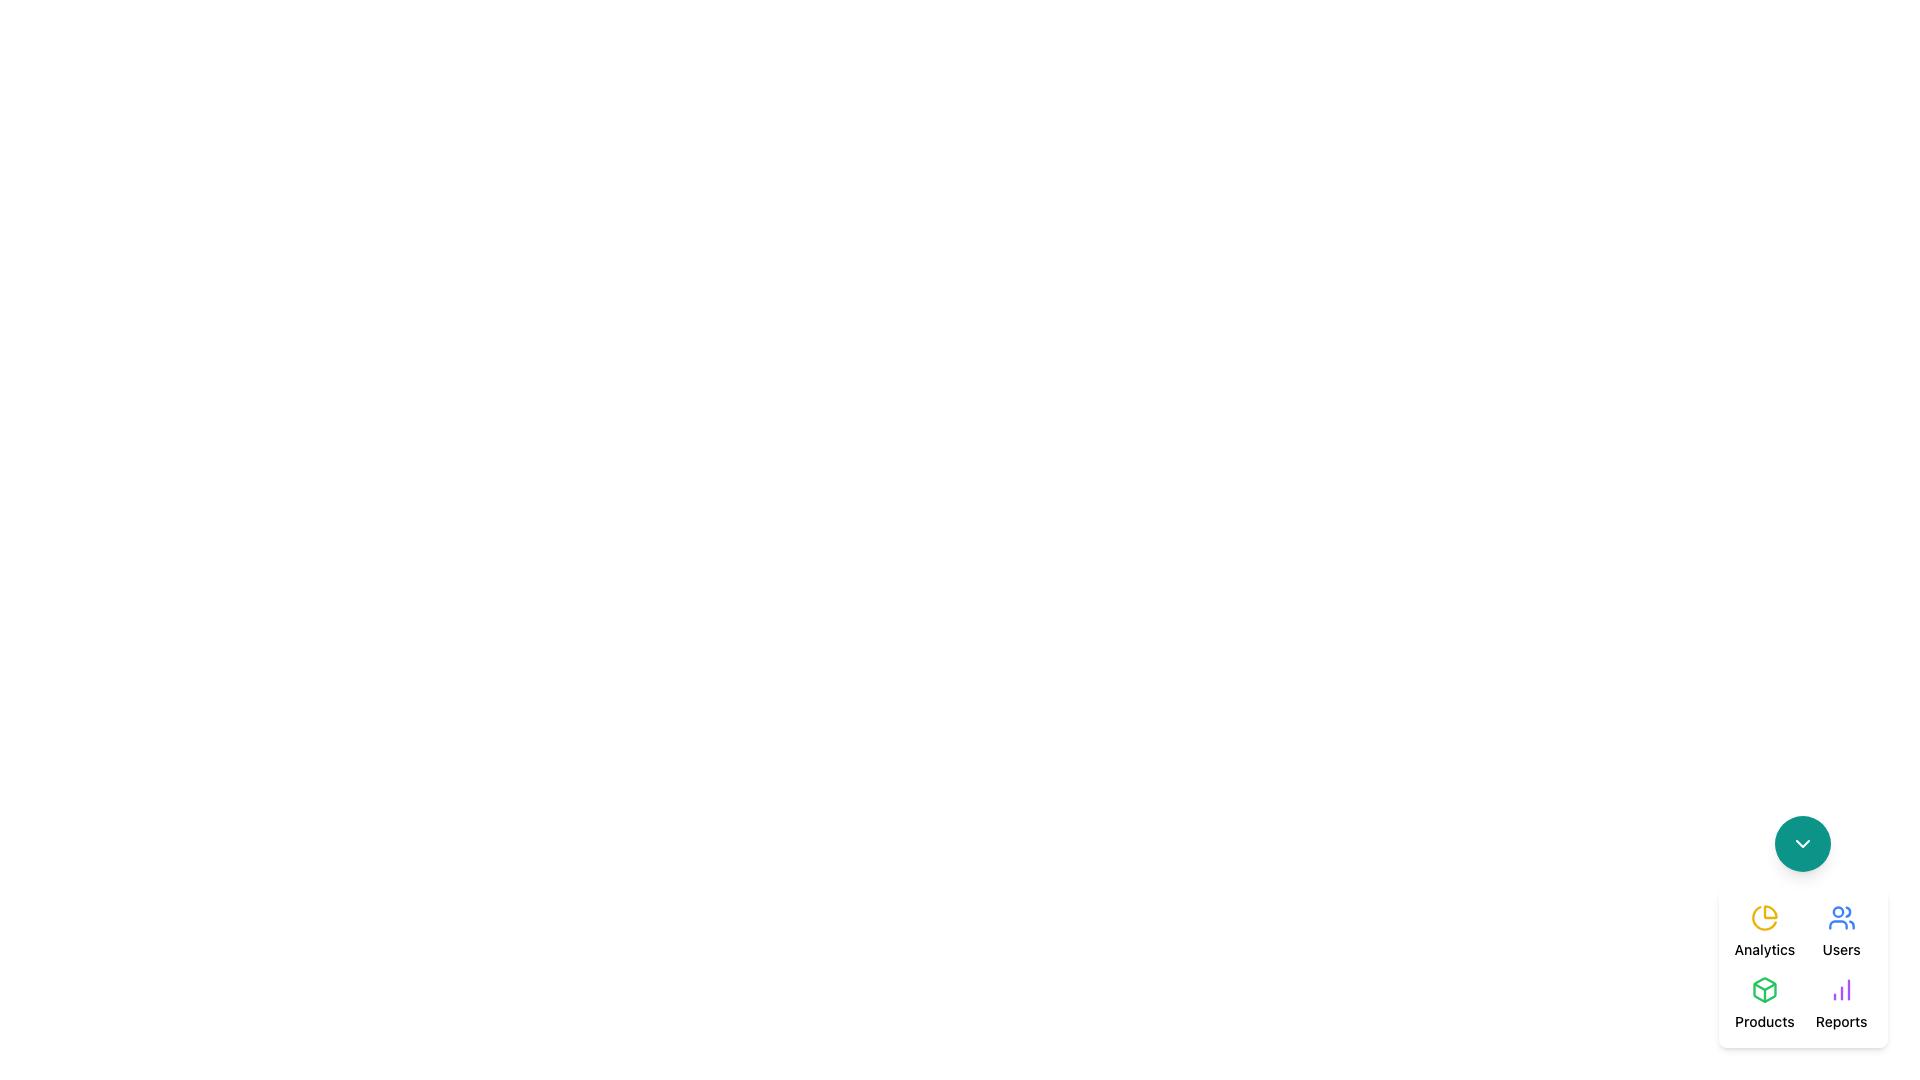 The height and width of the screenshot is (1080, 1920). What do you see at coordinates (1765, 918) in the screenshot?
I see `the 'Analytics' icon located in the bottom-right part of the interface, which serves as a navigation element to the analytics section` at bounding box center [1765, 918].